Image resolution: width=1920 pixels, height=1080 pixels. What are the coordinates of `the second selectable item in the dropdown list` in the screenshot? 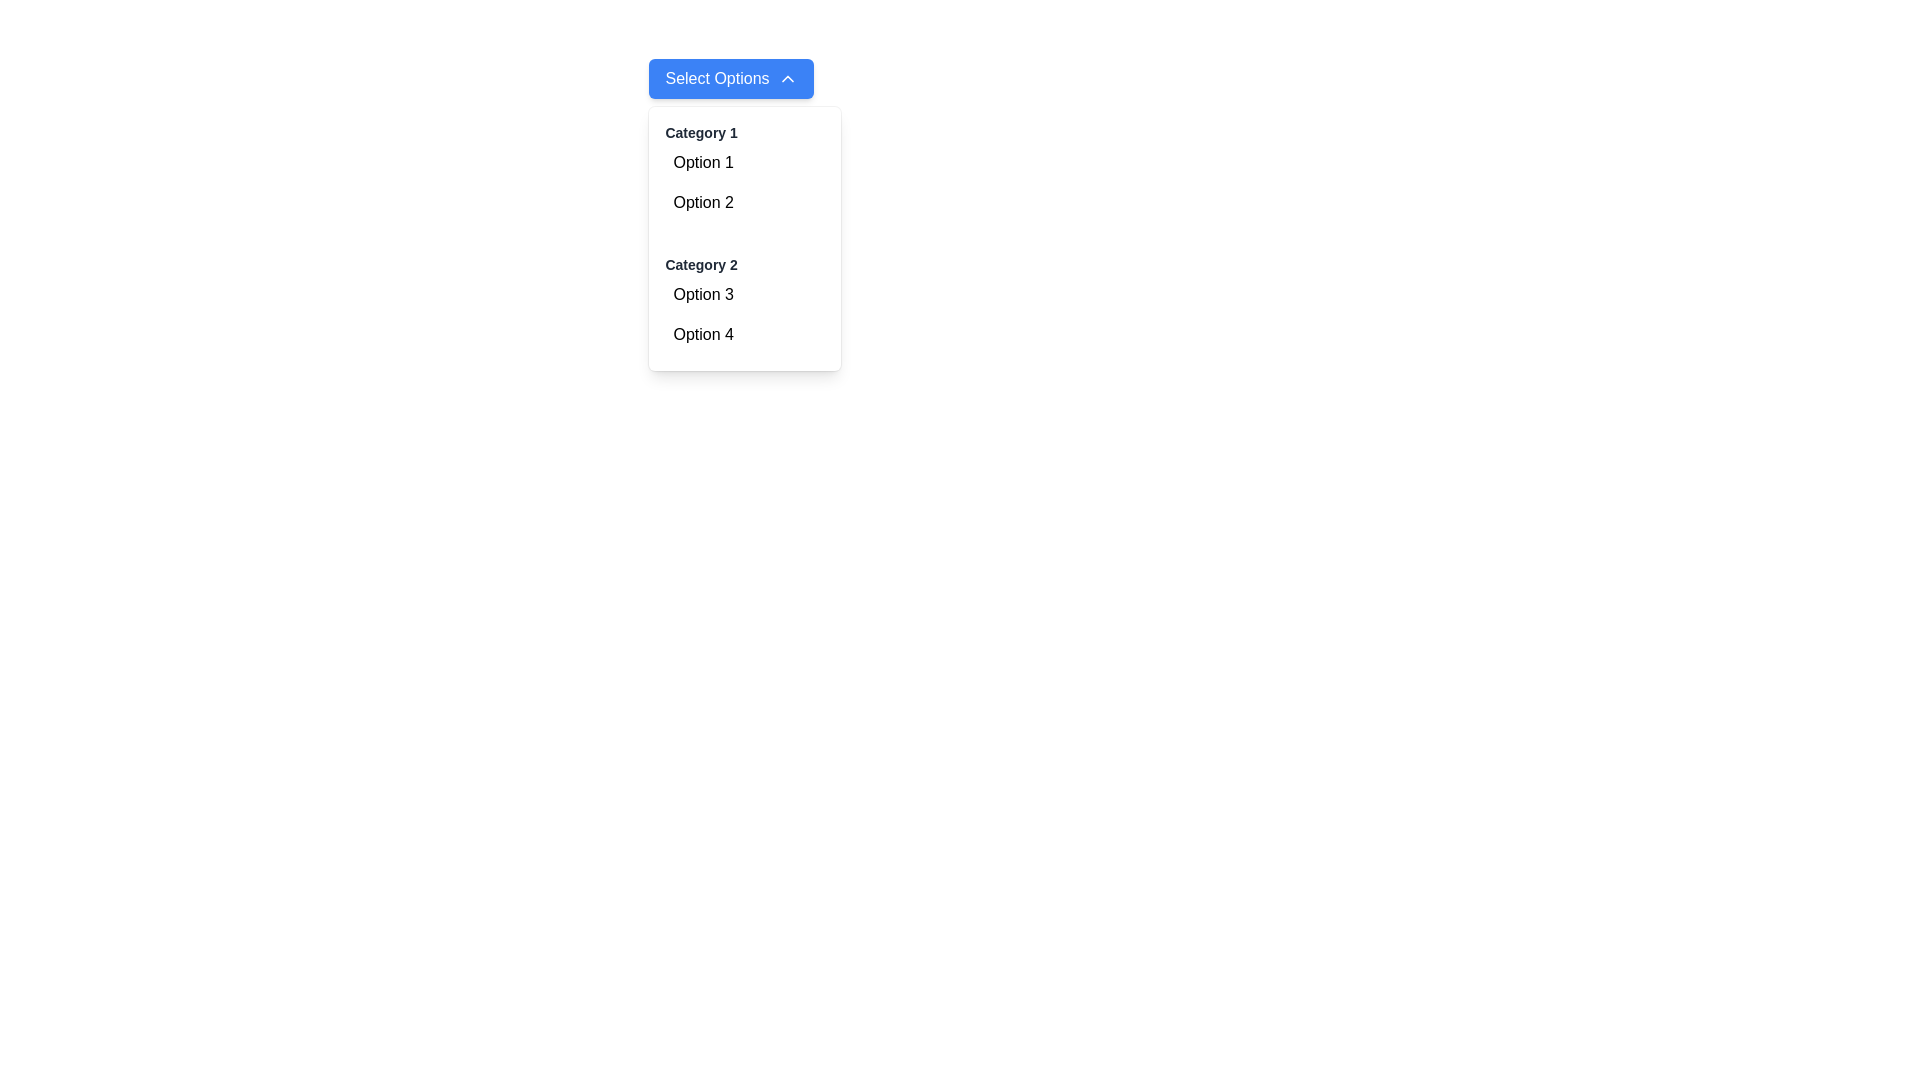 It's located at (744, 203).